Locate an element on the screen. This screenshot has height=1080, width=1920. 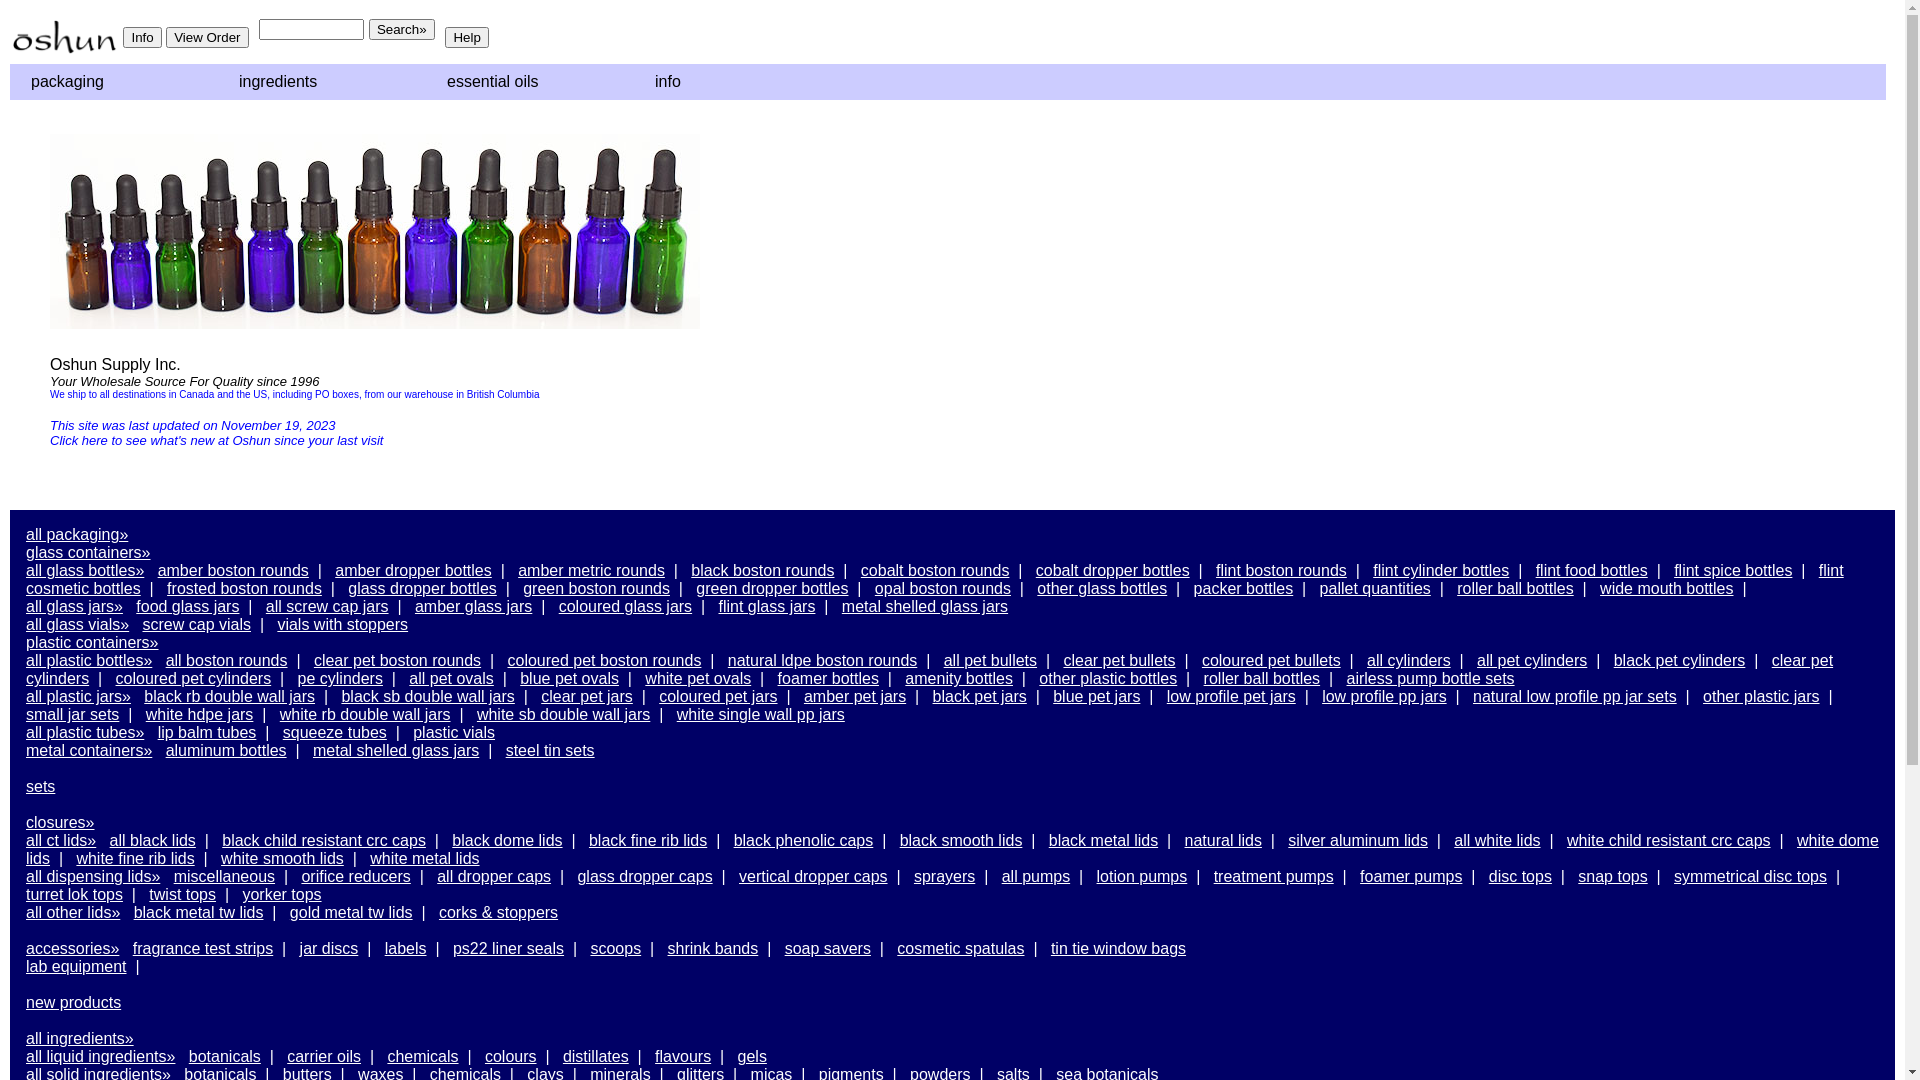
'cosmetic spatulas' is located at coordinates (960, 947).